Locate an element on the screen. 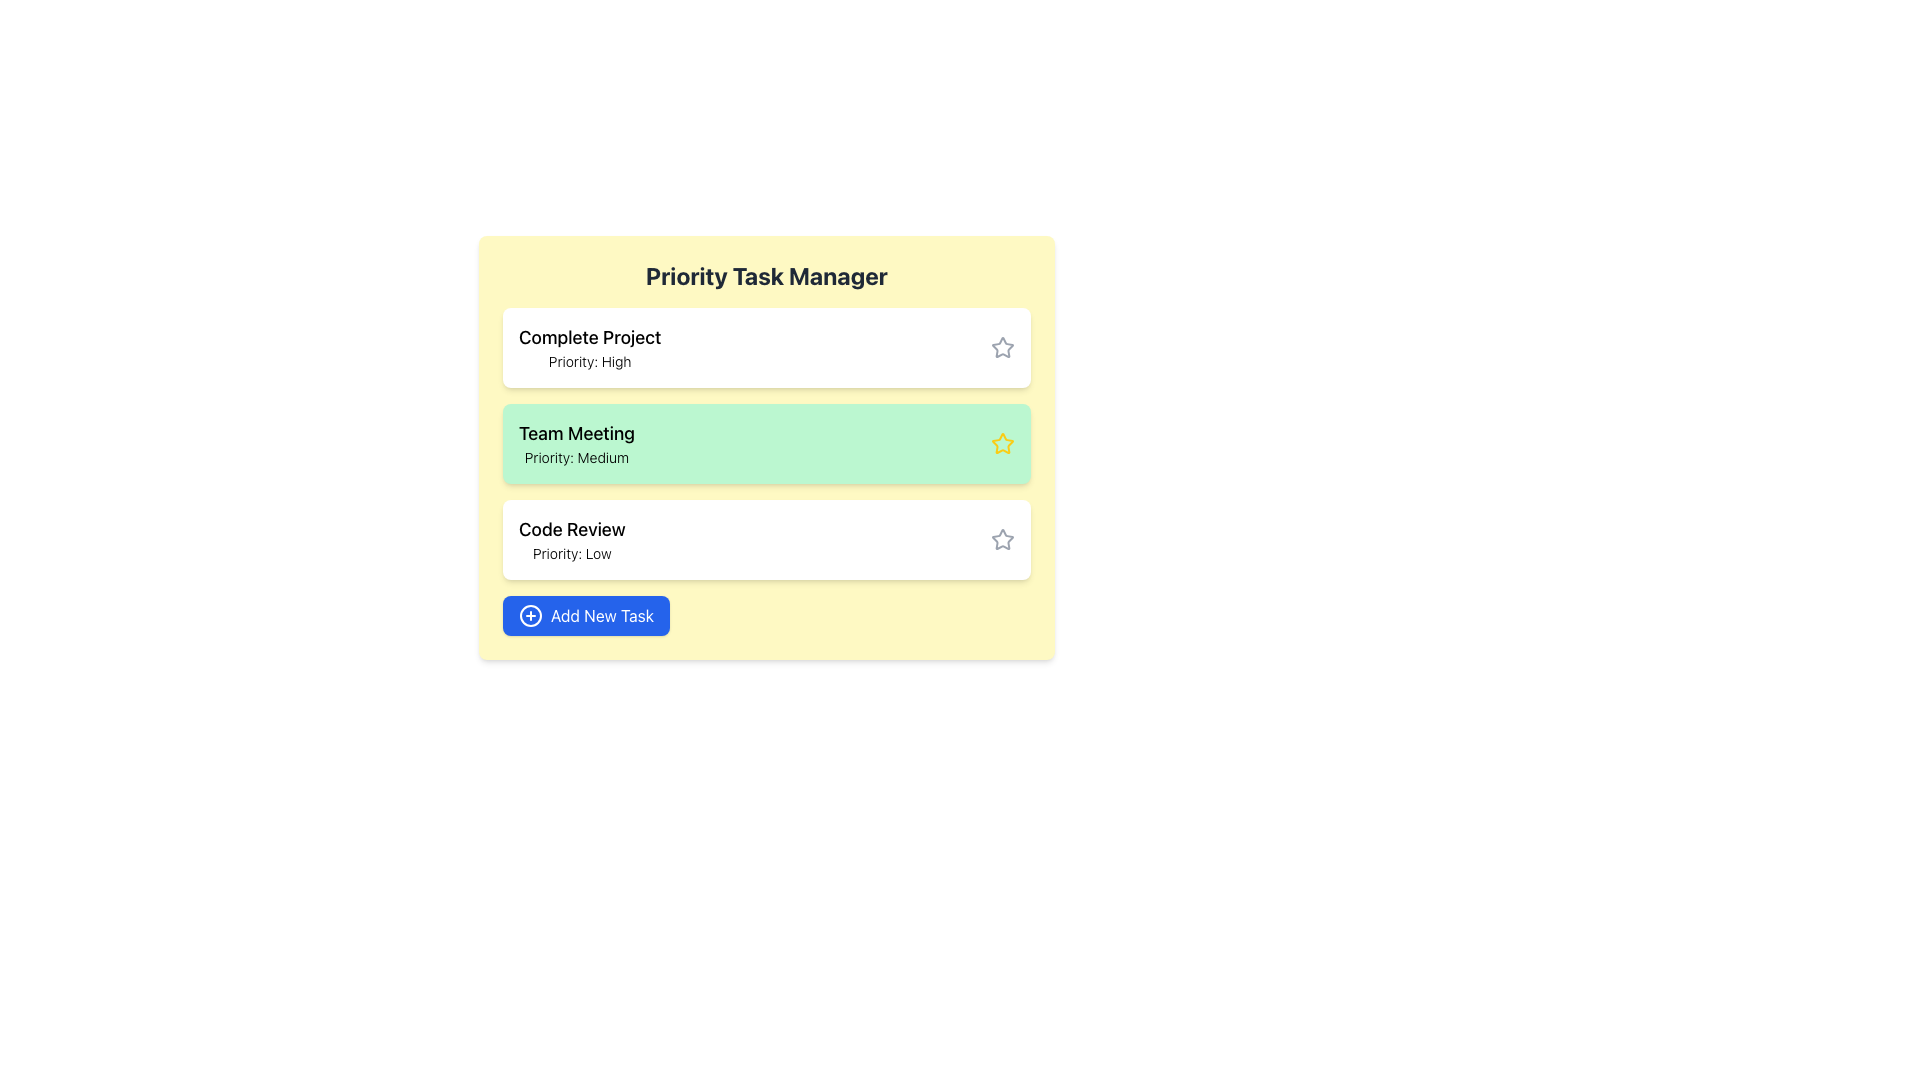 The height and width of the screenshot is (1080, 1920). the 'Code Review' text label element, which is styled in bold and slightly larger font at the top-center of a task card labeled 'Priority: Low' is located at coordinates (571, 528).